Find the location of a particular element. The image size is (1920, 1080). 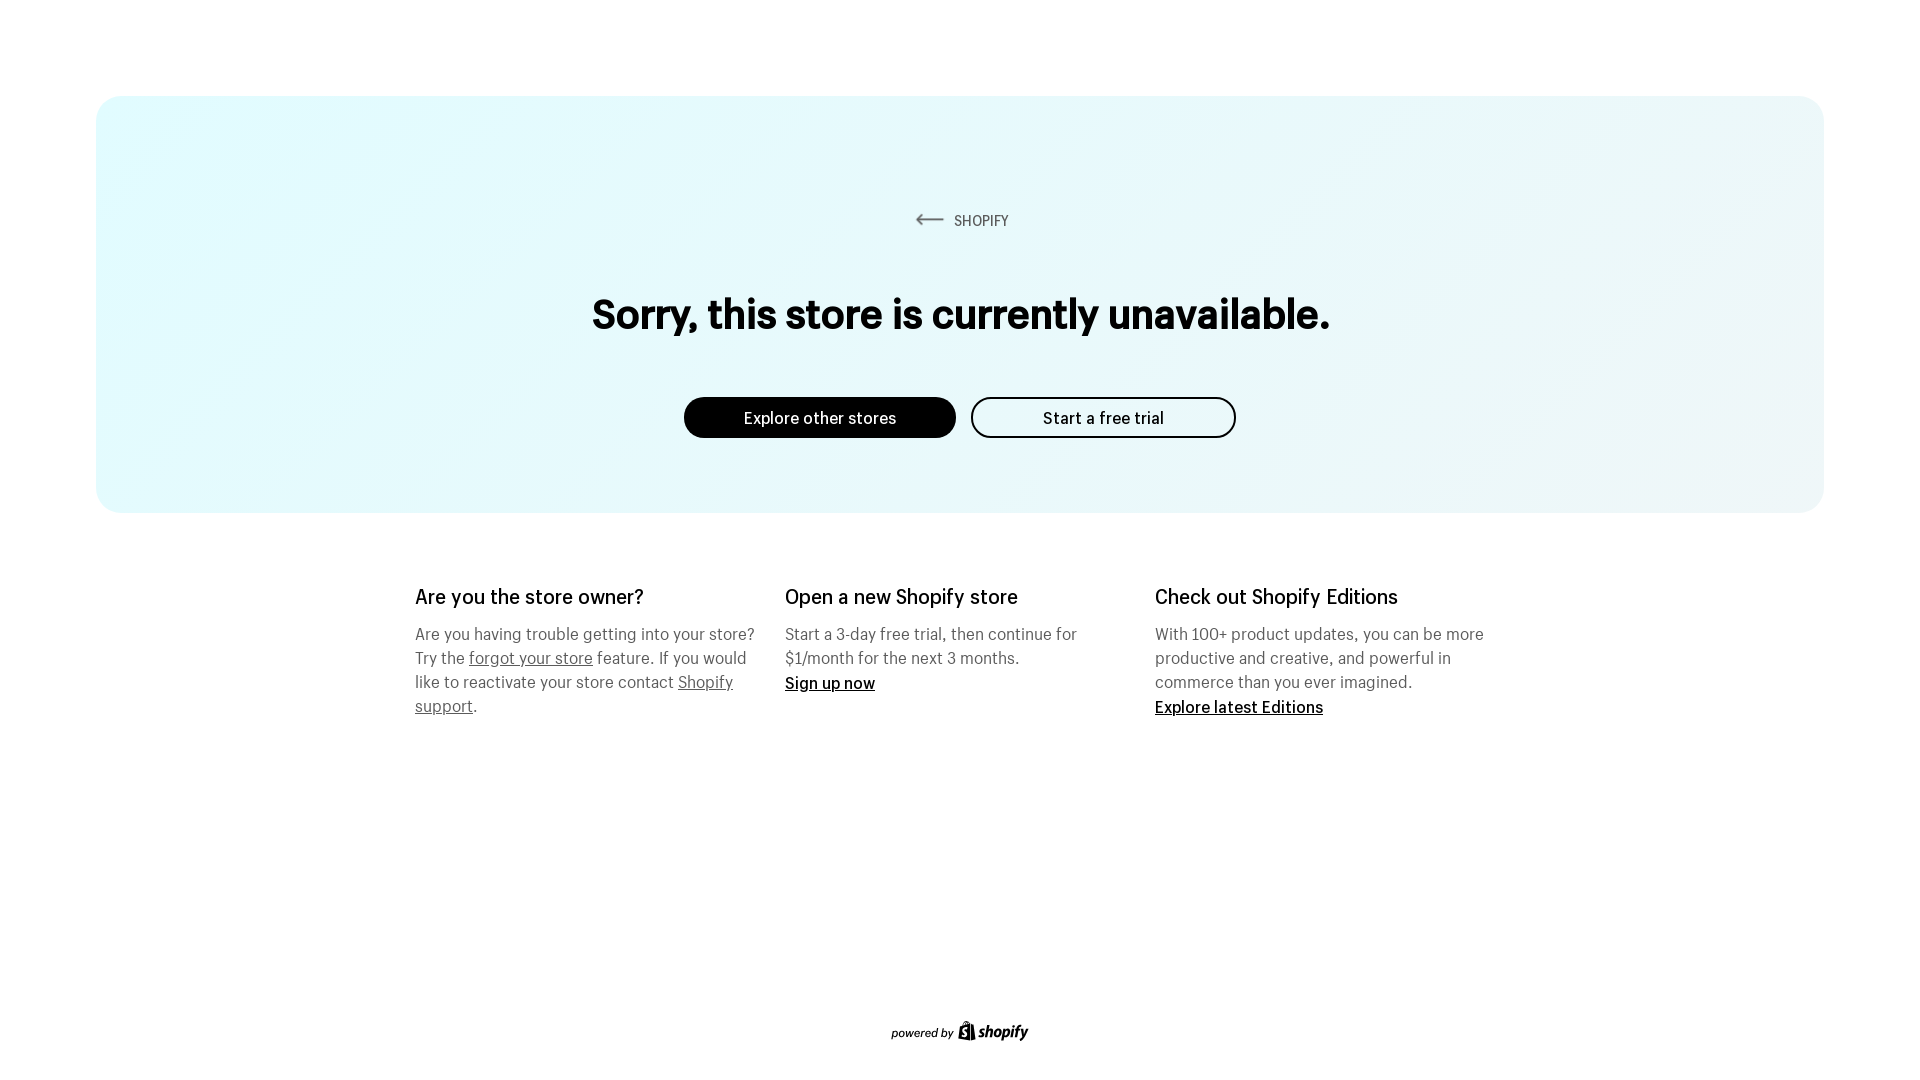

'SHOPIFY' is located at coordinates (960, 220).